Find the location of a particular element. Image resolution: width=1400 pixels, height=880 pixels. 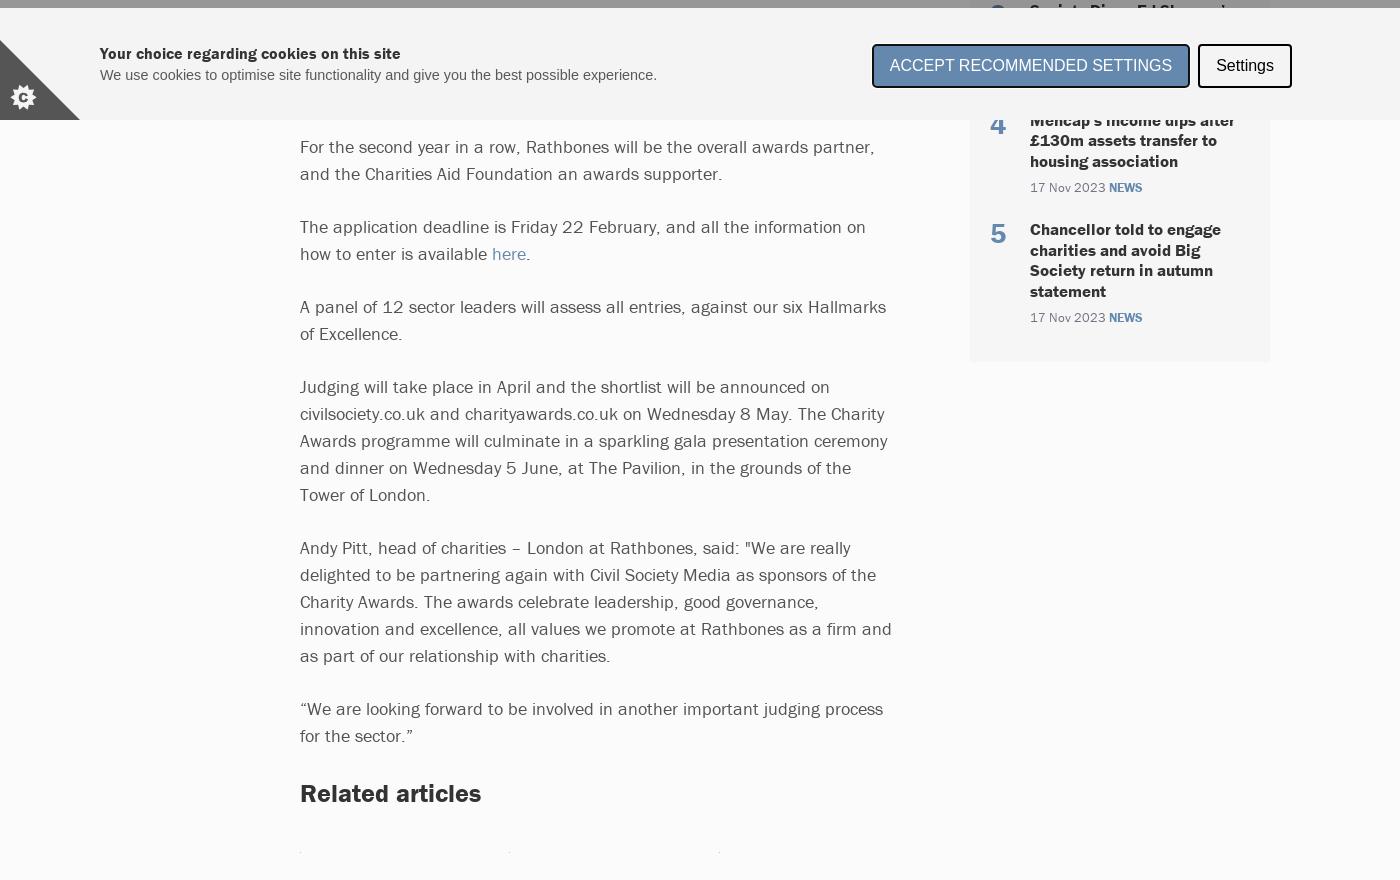

'.' is located at coordinates (531, 252).